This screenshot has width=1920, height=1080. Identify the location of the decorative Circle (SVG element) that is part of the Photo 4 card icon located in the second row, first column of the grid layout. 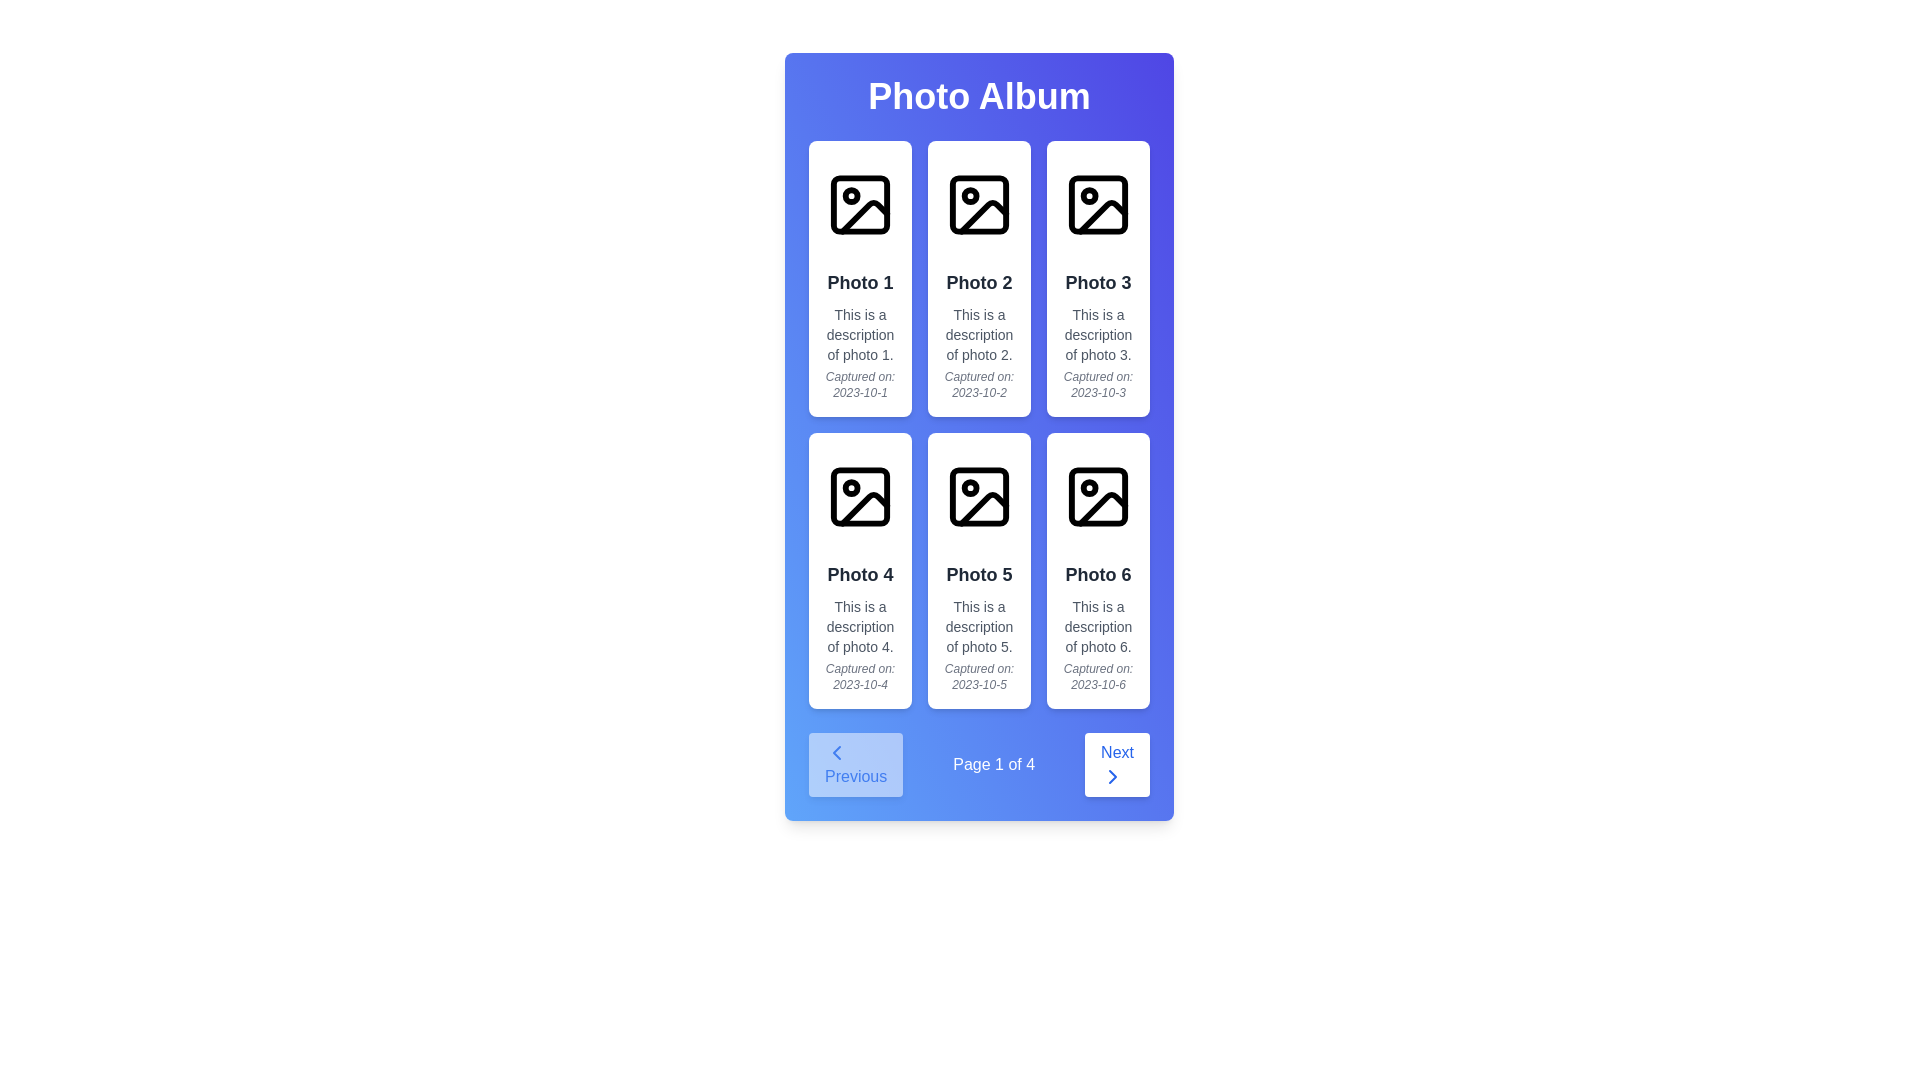
(851, 488).